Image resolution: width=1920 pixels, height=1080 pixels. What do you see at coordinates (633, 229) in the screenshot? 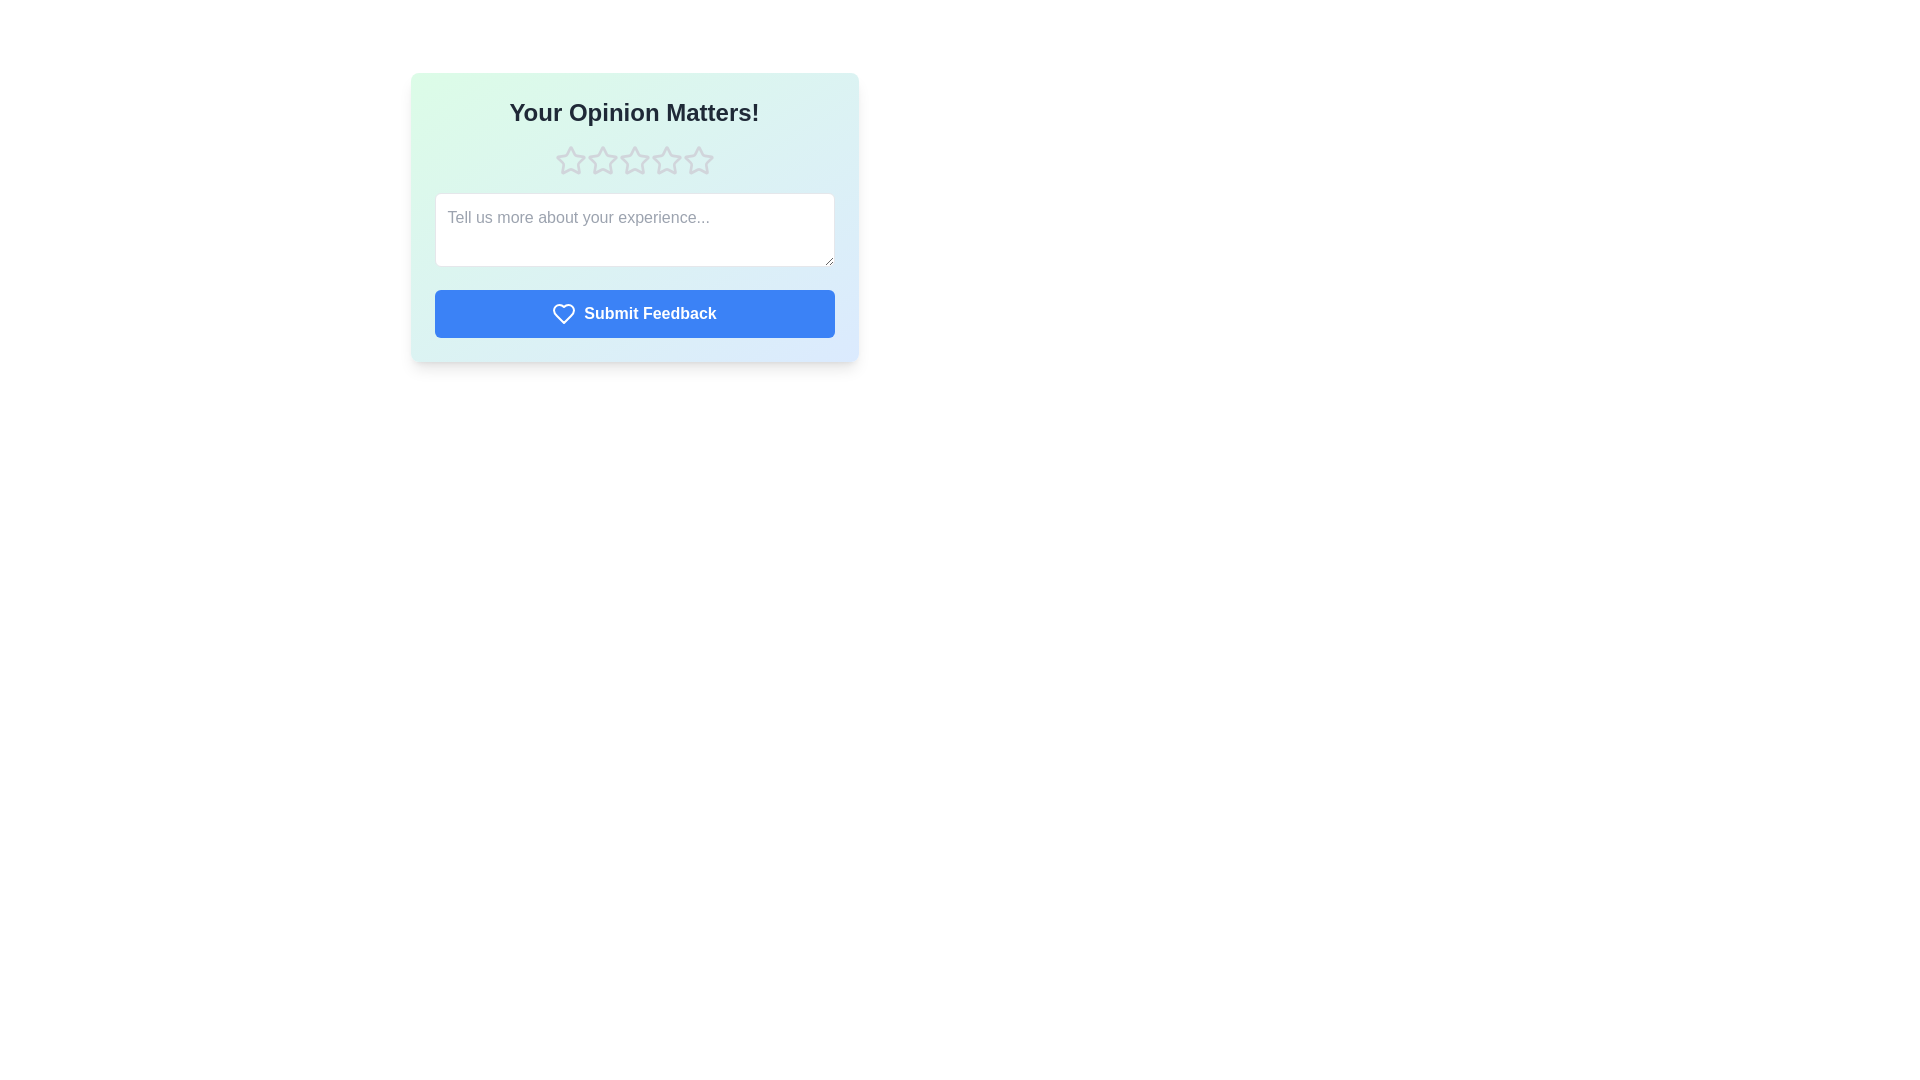
I see `the text input field (textarea) that has the placeholder text 'Tell us more about your experience...' to focus on it` at bounding box center [633, 229].